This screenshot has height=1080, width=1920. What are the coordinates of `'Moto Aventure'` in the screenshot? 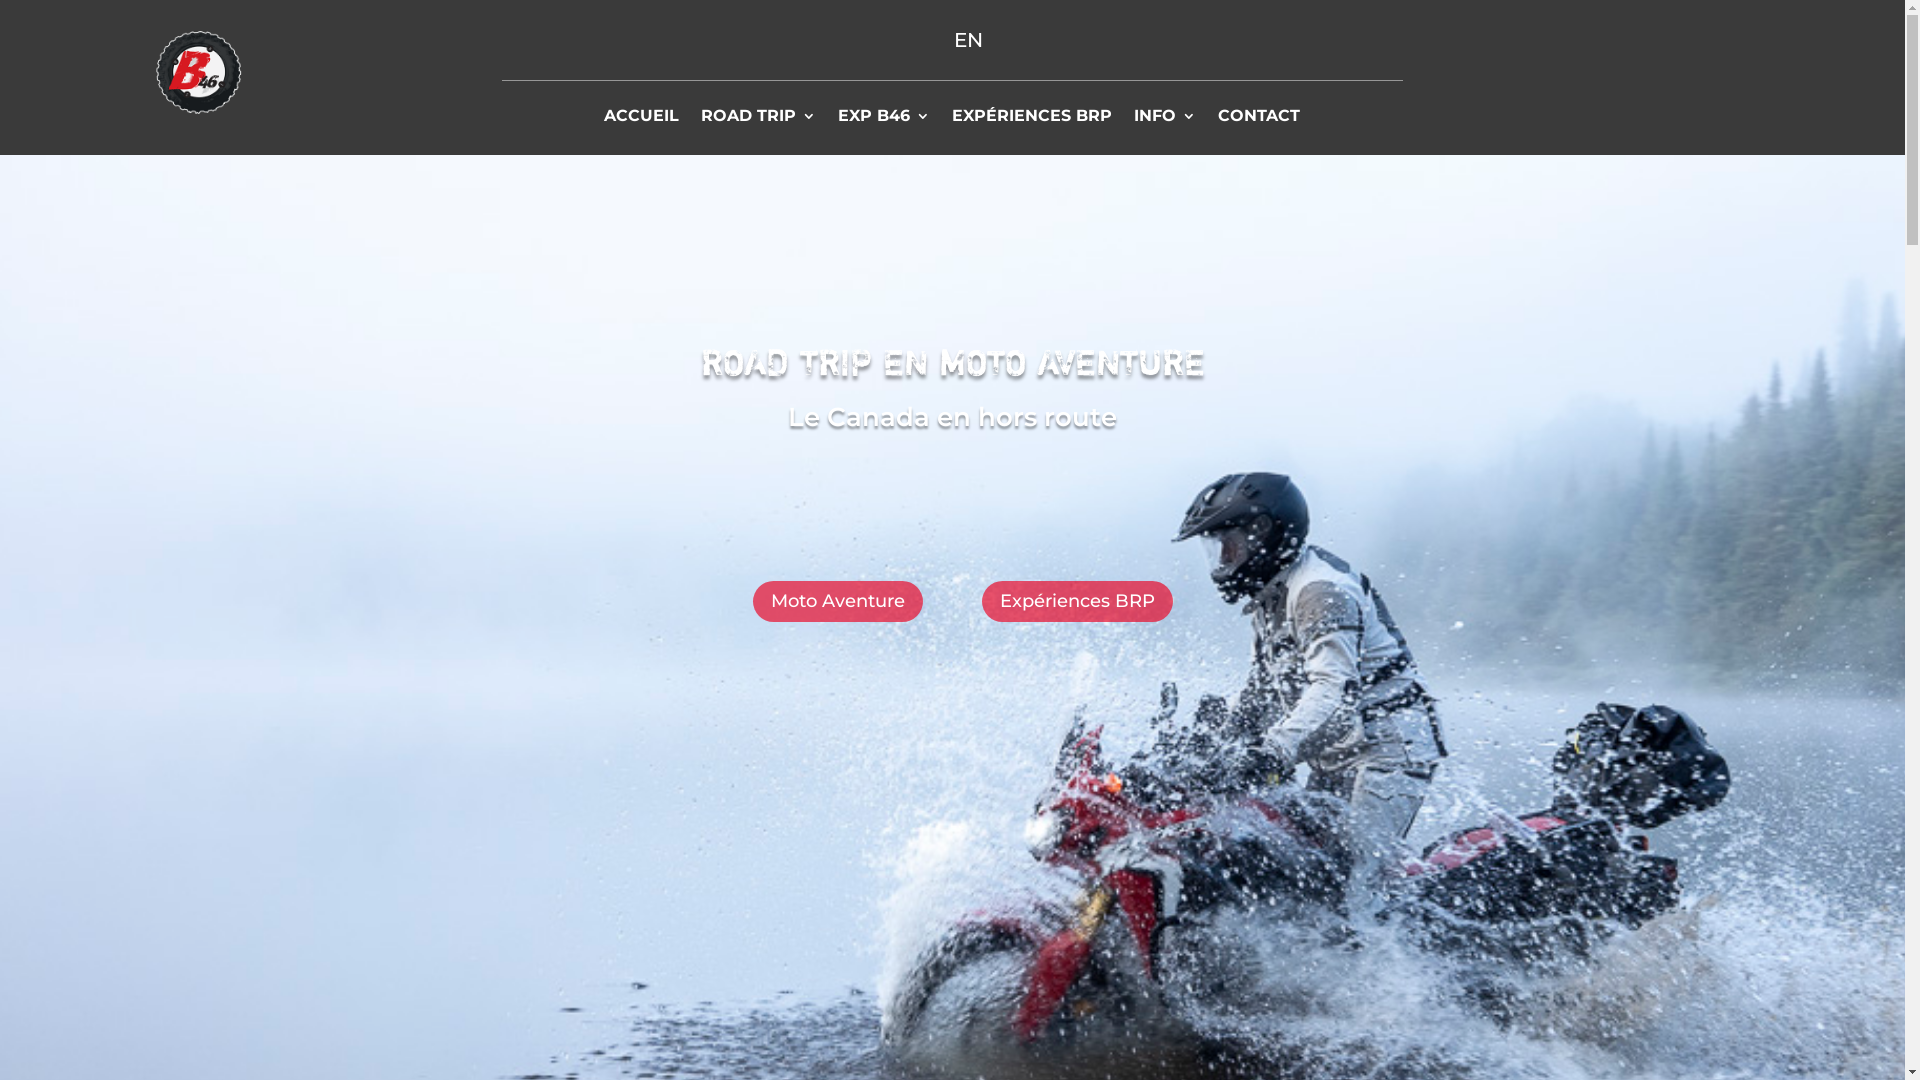 It's located at (838, 600).